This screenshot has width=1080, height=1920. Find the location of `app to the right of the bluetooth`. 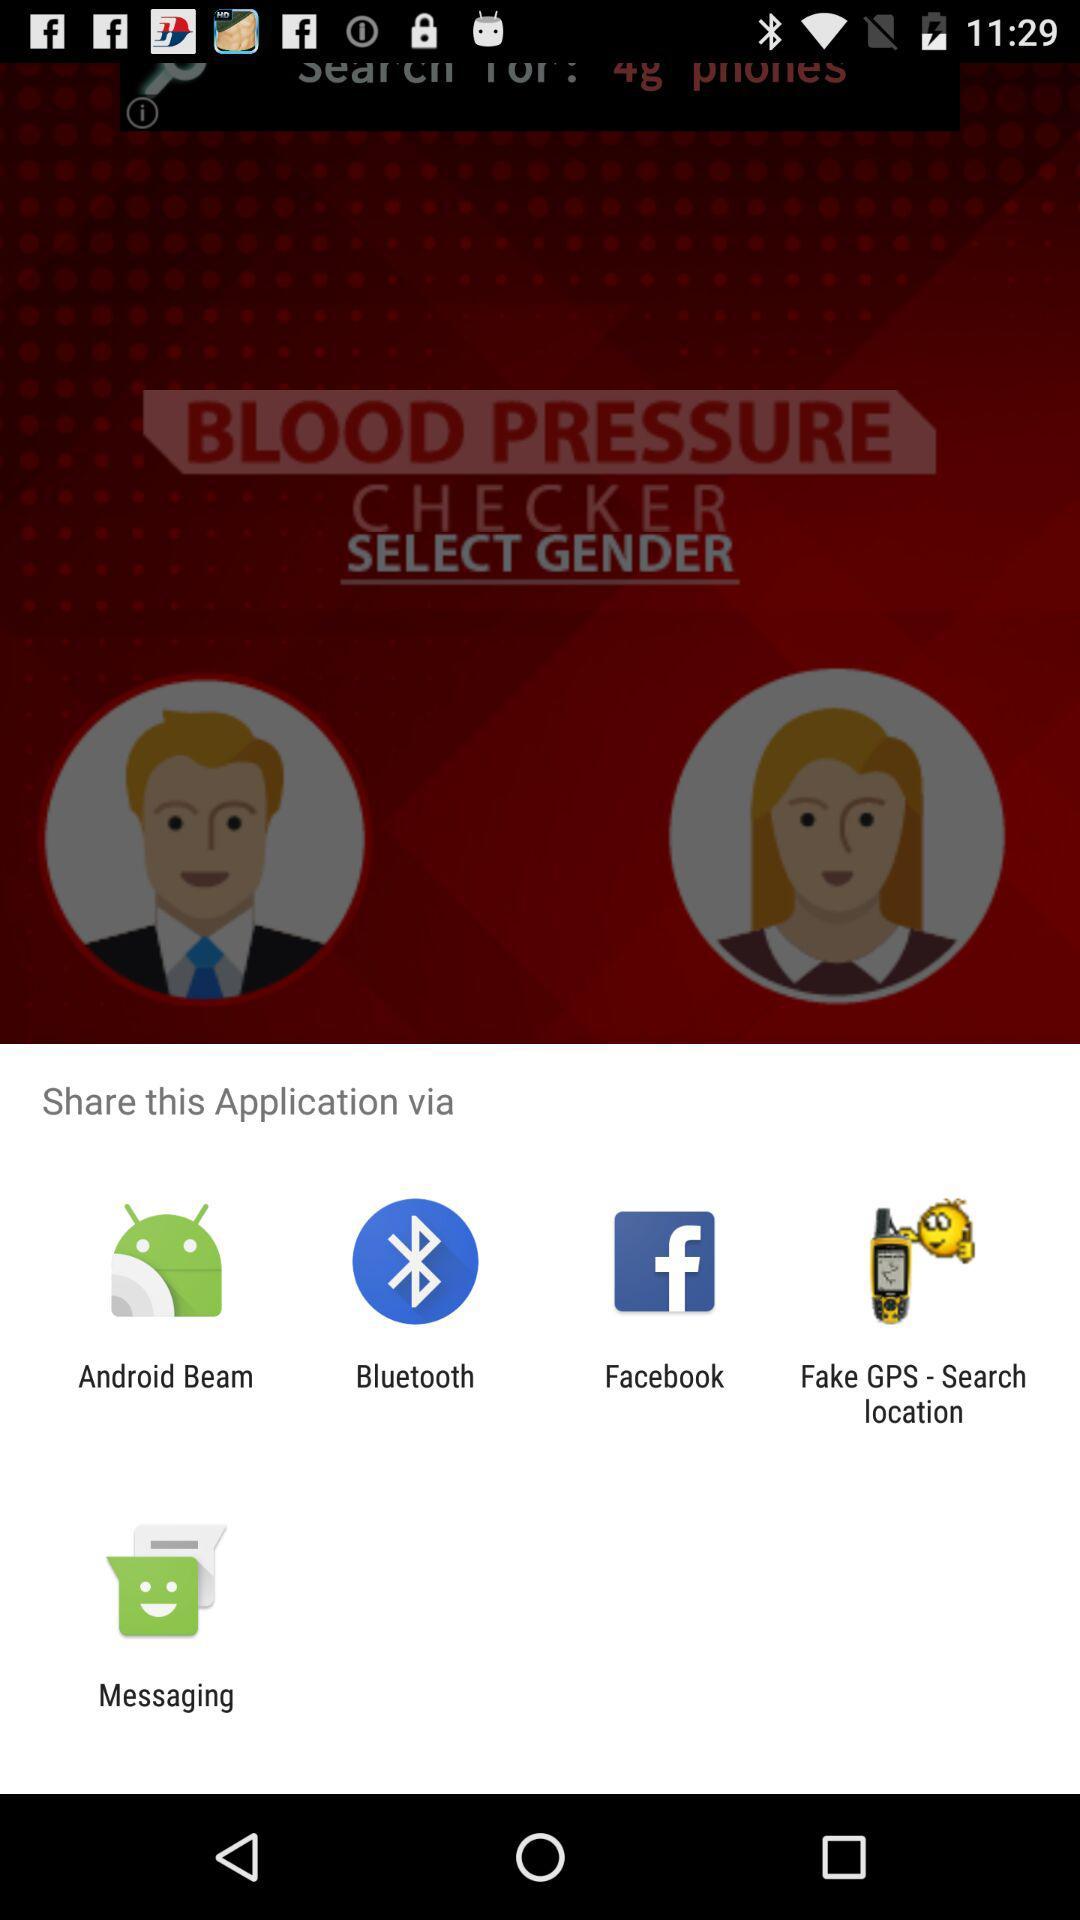

app to the right of the bluetooth is located at coordinates (664, 1392).